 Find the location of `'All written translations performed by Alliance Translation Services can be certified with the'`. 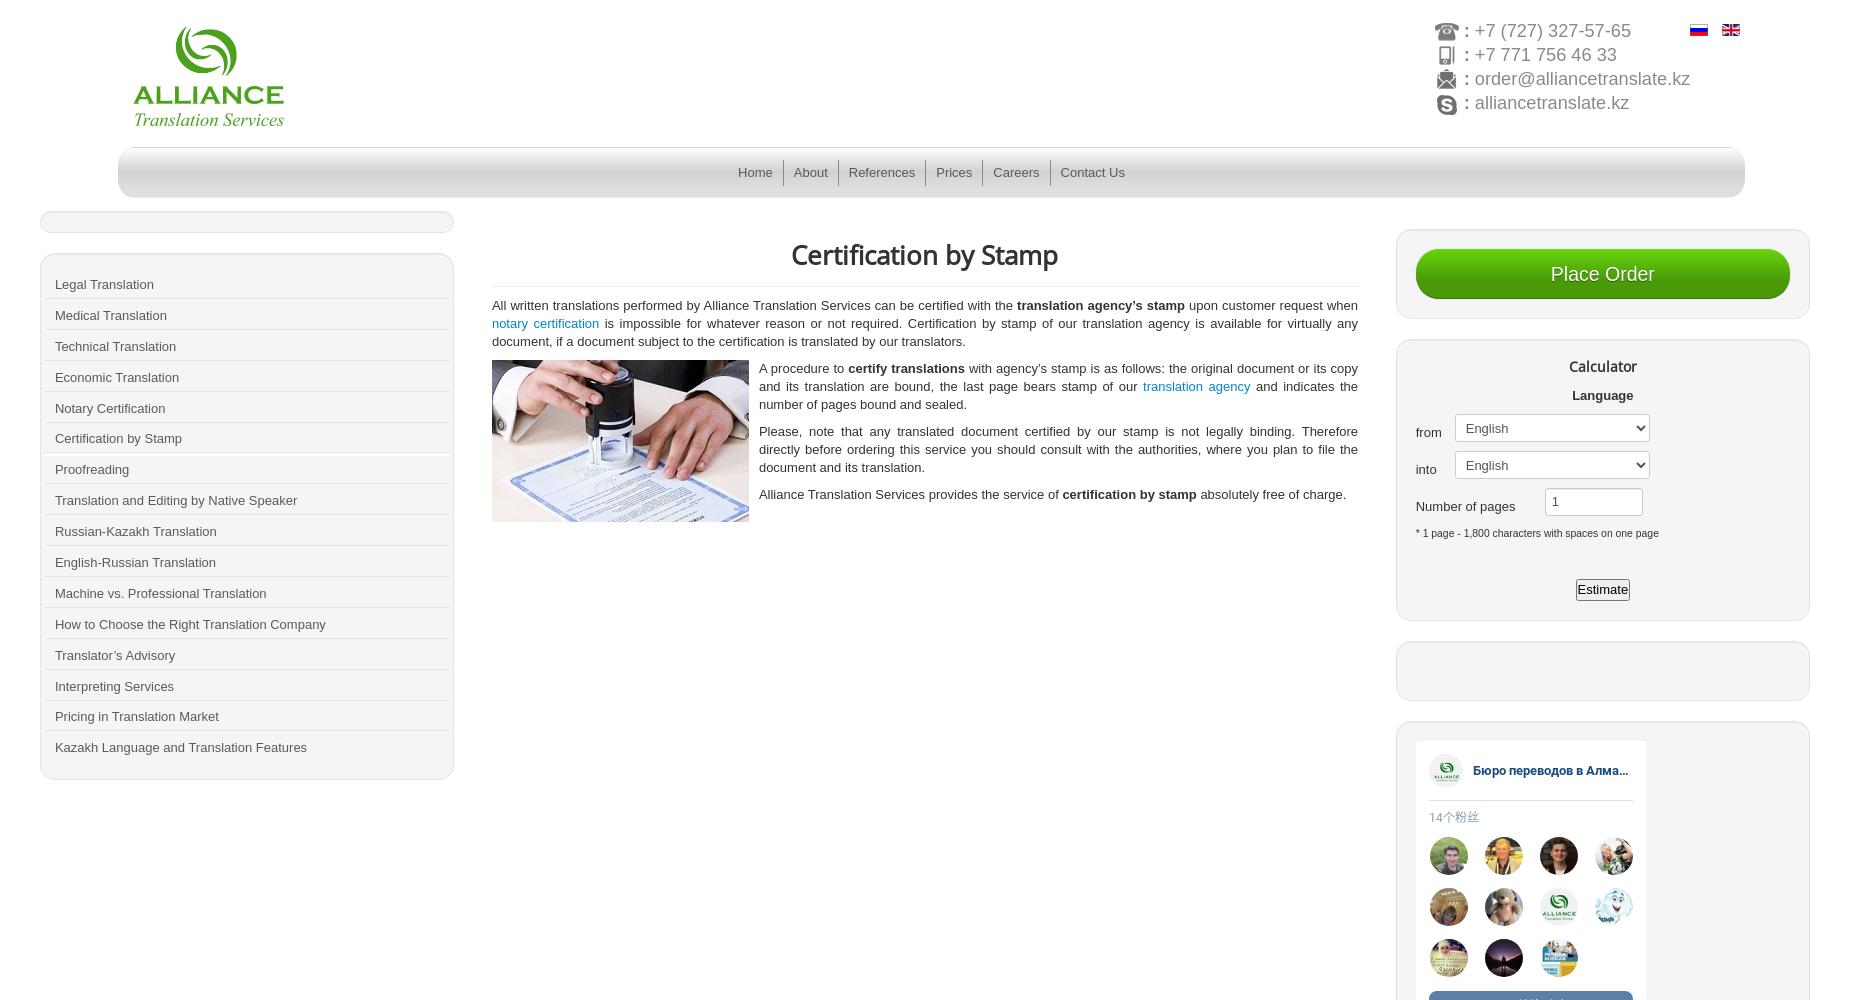

'All written translations performed by Alliance Translation Services can be certified with the' is located at coordinates (490, 305).